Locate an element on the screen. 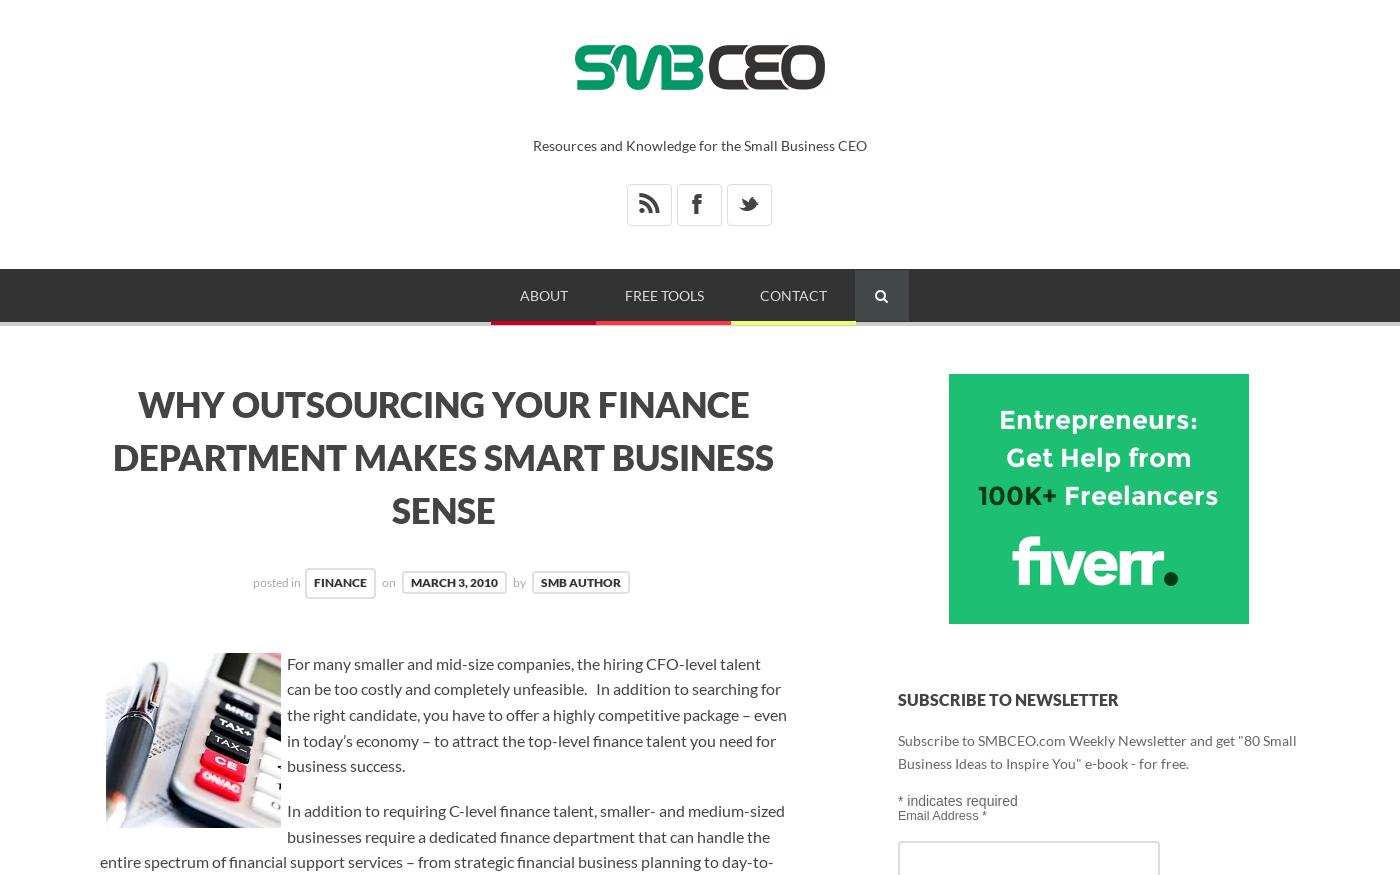  'Subscribe to Newsletter' is located at coordinates (1007, 698).